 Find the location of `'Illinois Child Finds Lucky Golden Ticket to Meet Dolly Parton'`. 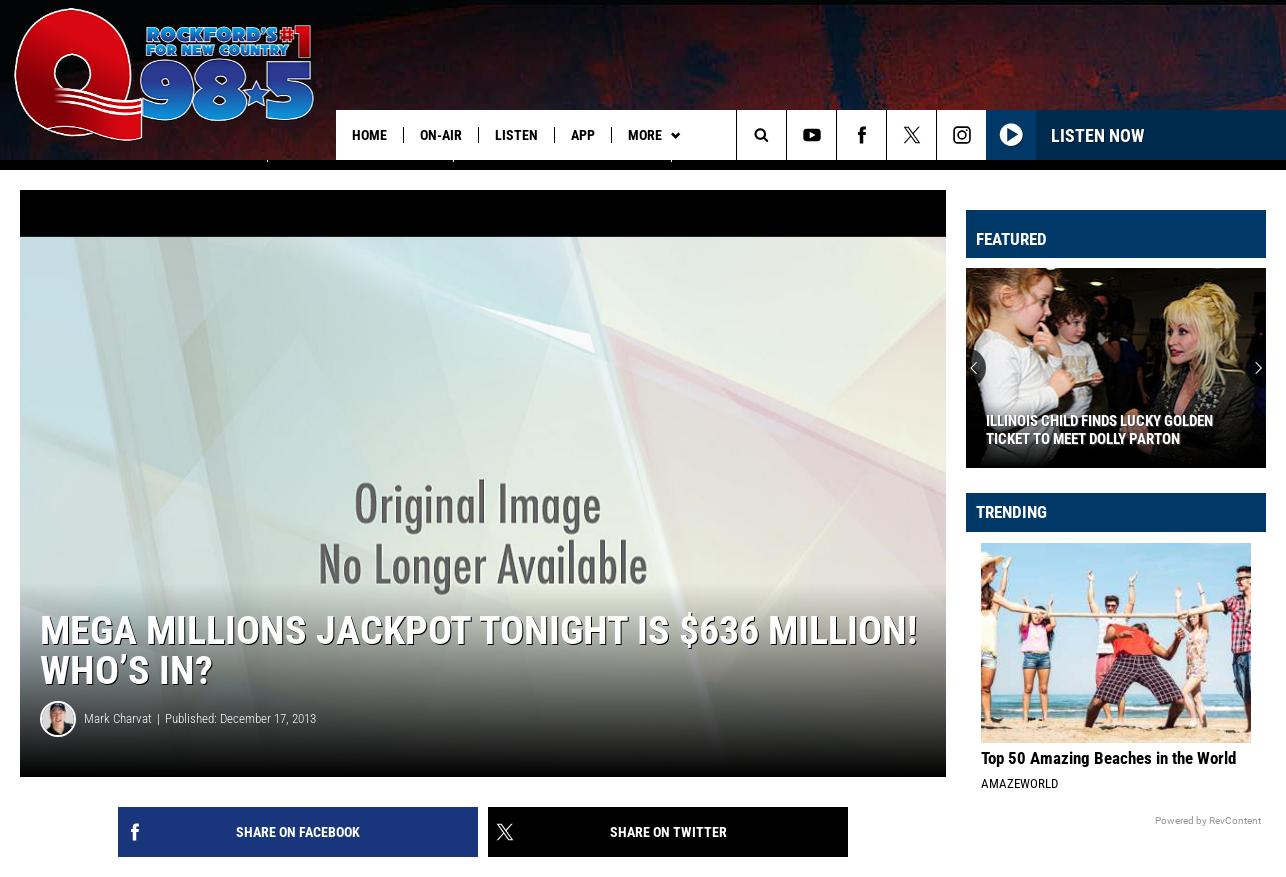

'Illinois Child Finds Lucky Golden Ticket to Meet Dolly Parton' is located at coordinates (1098, 452).